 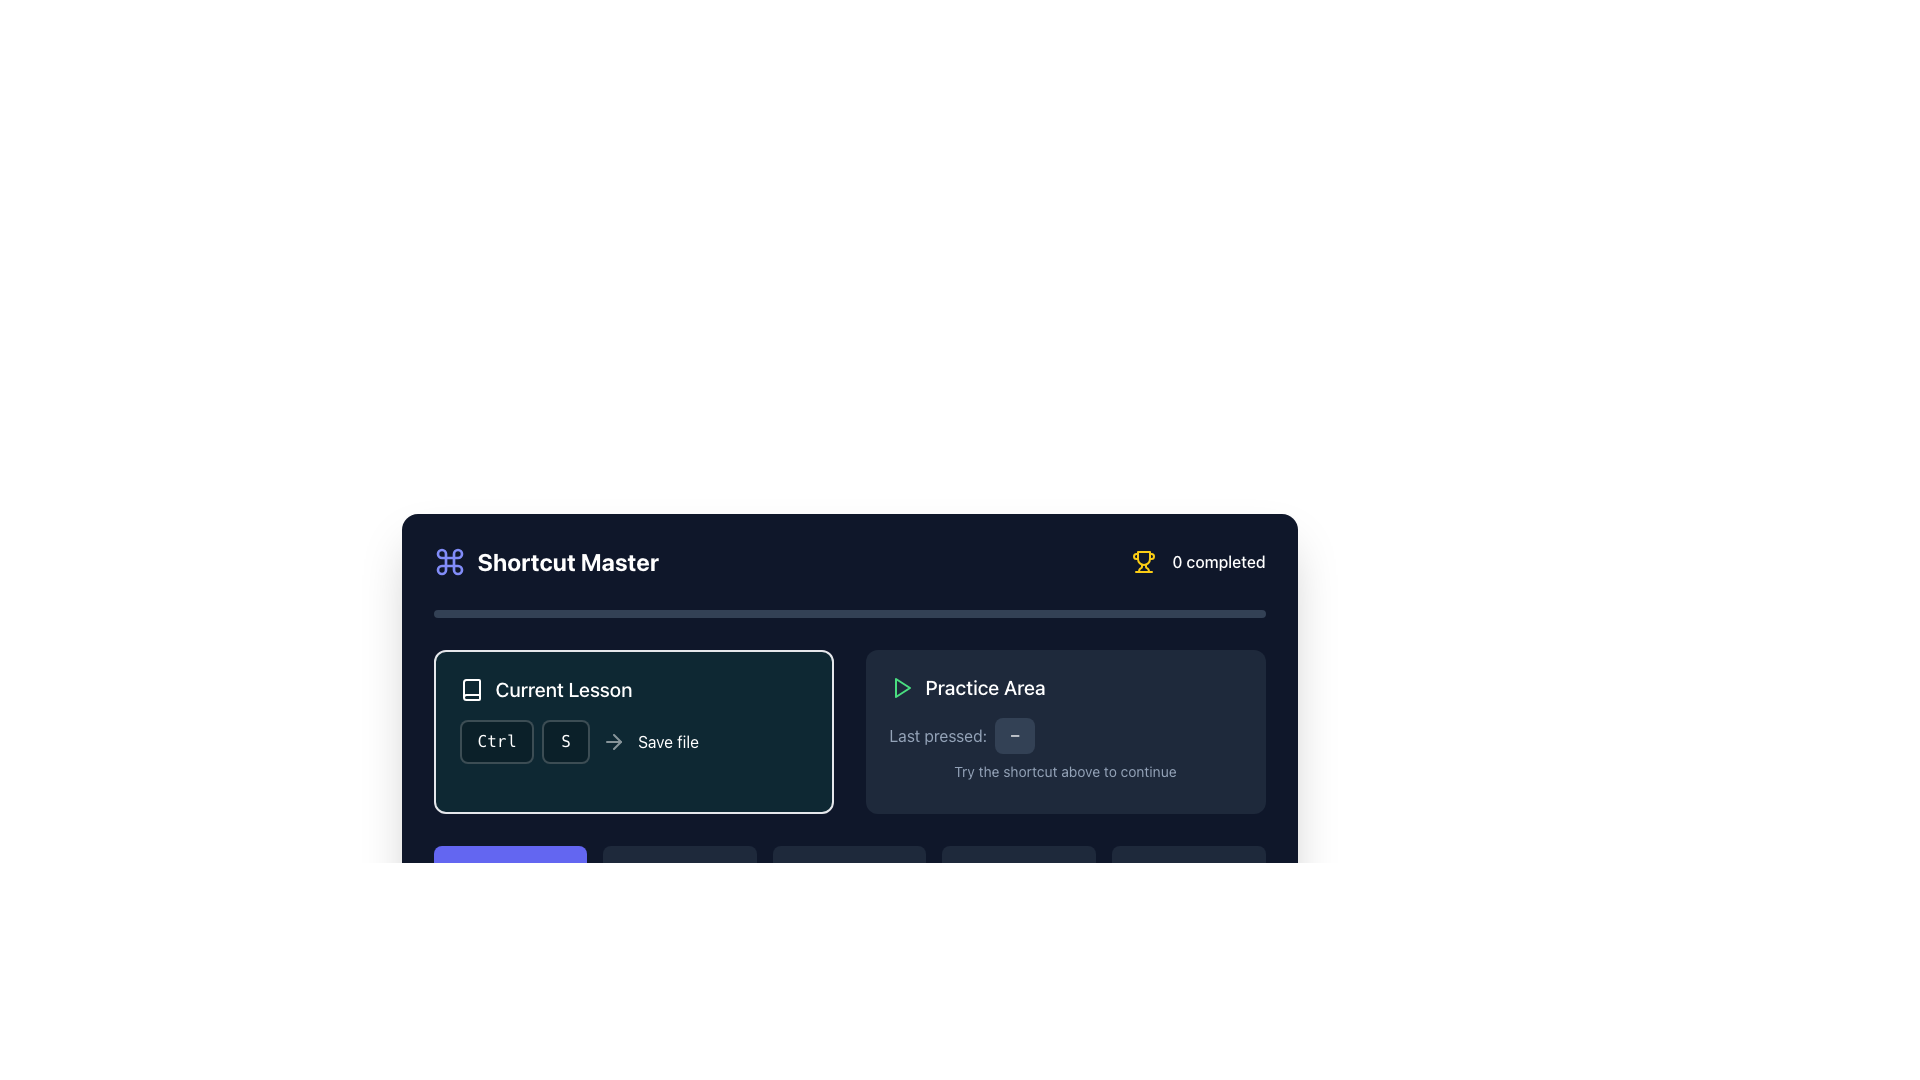 What do you see at coordinates (613, 741) in the screenshot?
I see `the icon located in the 'Current Lesson' section, positioned immediately to the right of the 'S' button and directly left of the 'Save file' text` at bounding box center [613, 741].